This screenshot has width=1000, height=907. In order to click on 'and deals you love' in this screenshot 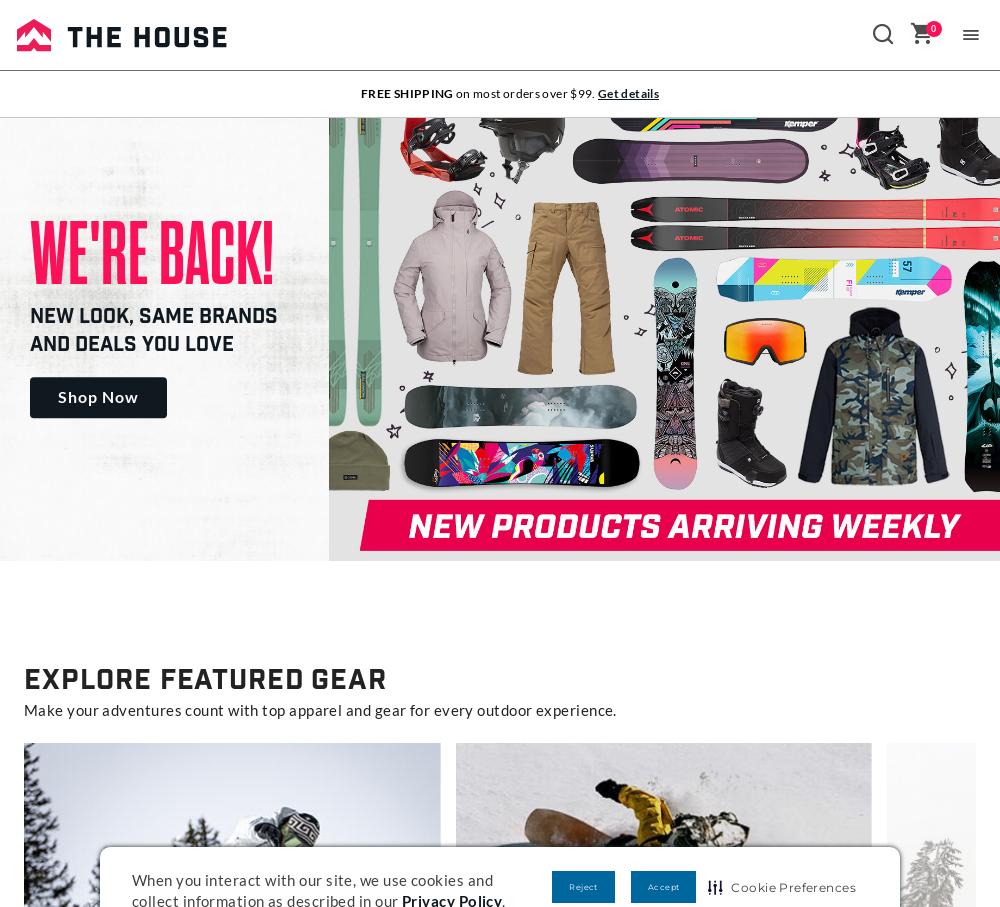, I will do `click(132, 345)`.